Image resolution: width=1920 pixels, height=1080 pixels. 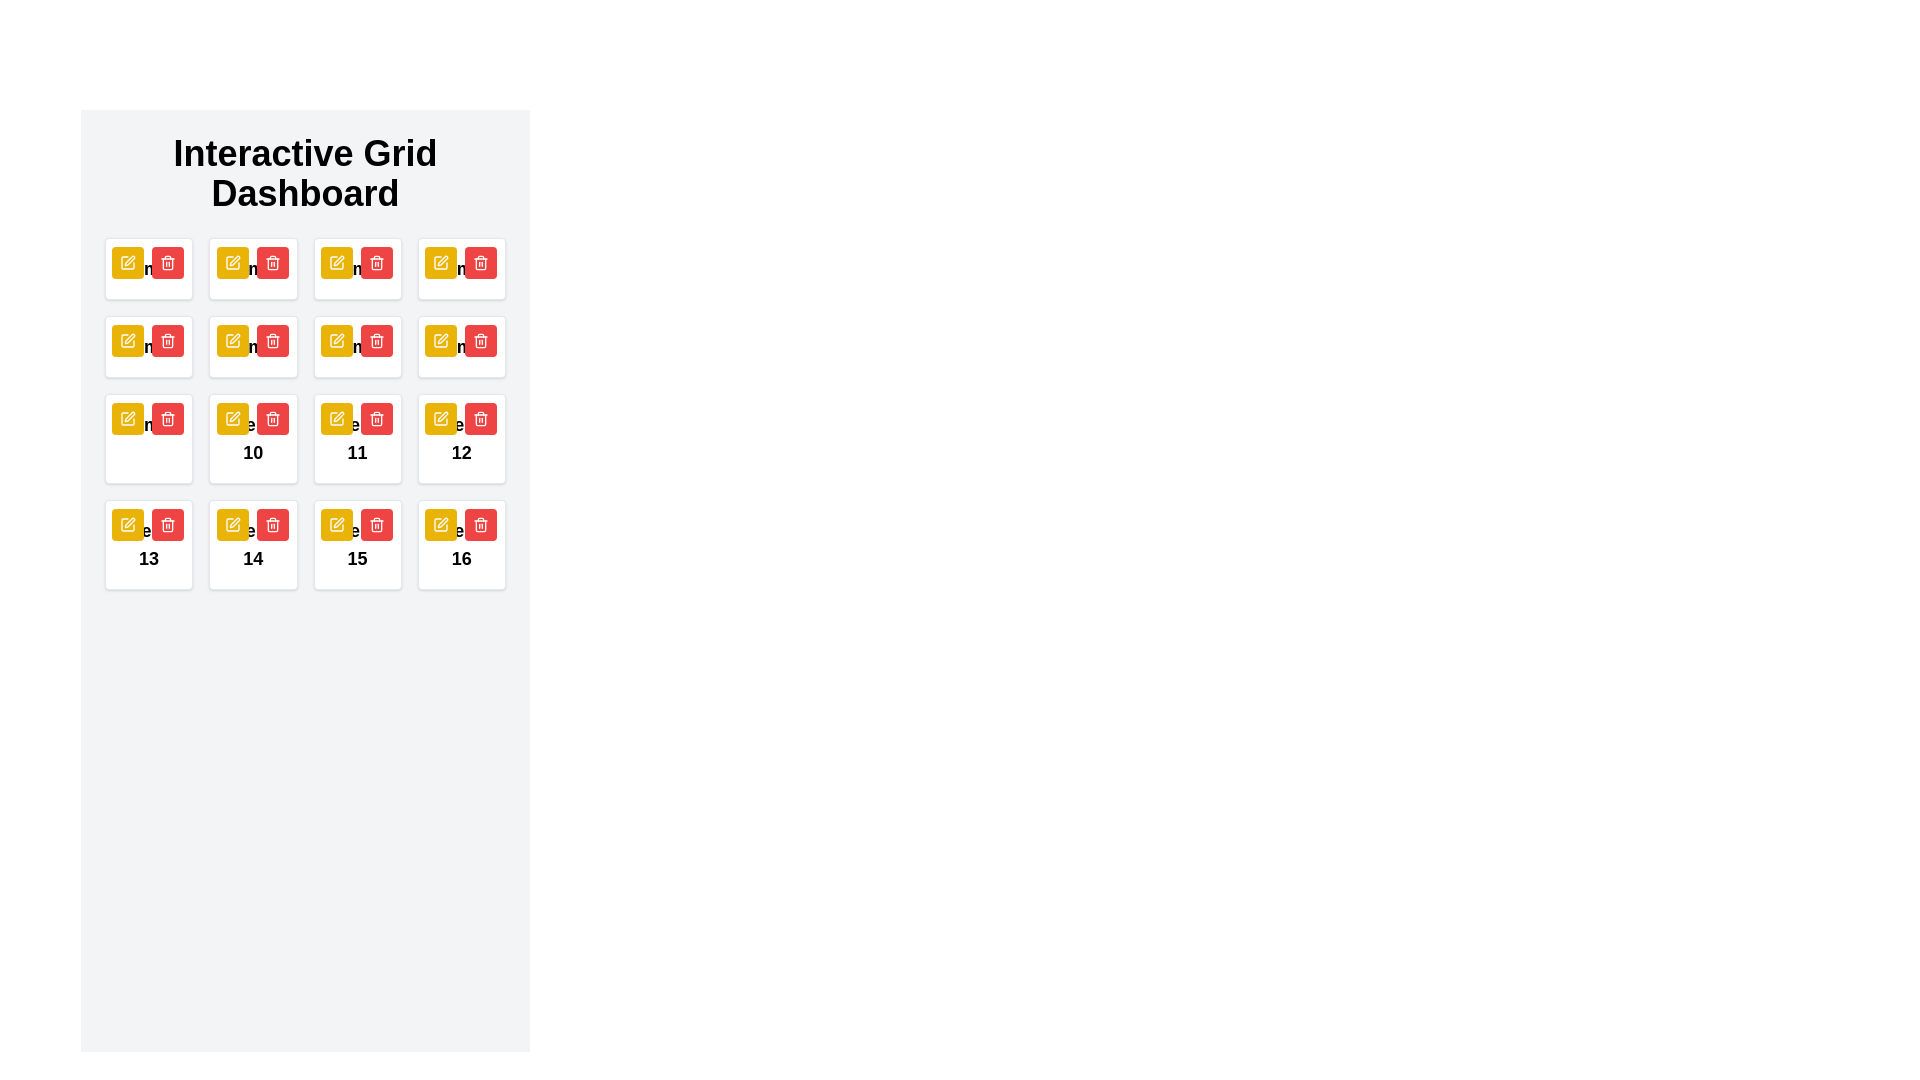 What do you see at coordinates (480, 339) in the screenshot?
I see `the trash bin icon, which is a red-filled icon with a white background located in grid item 11 of the Interactive Grid Dashboard, to initiate a delete action` at bounding box center [480, 339].